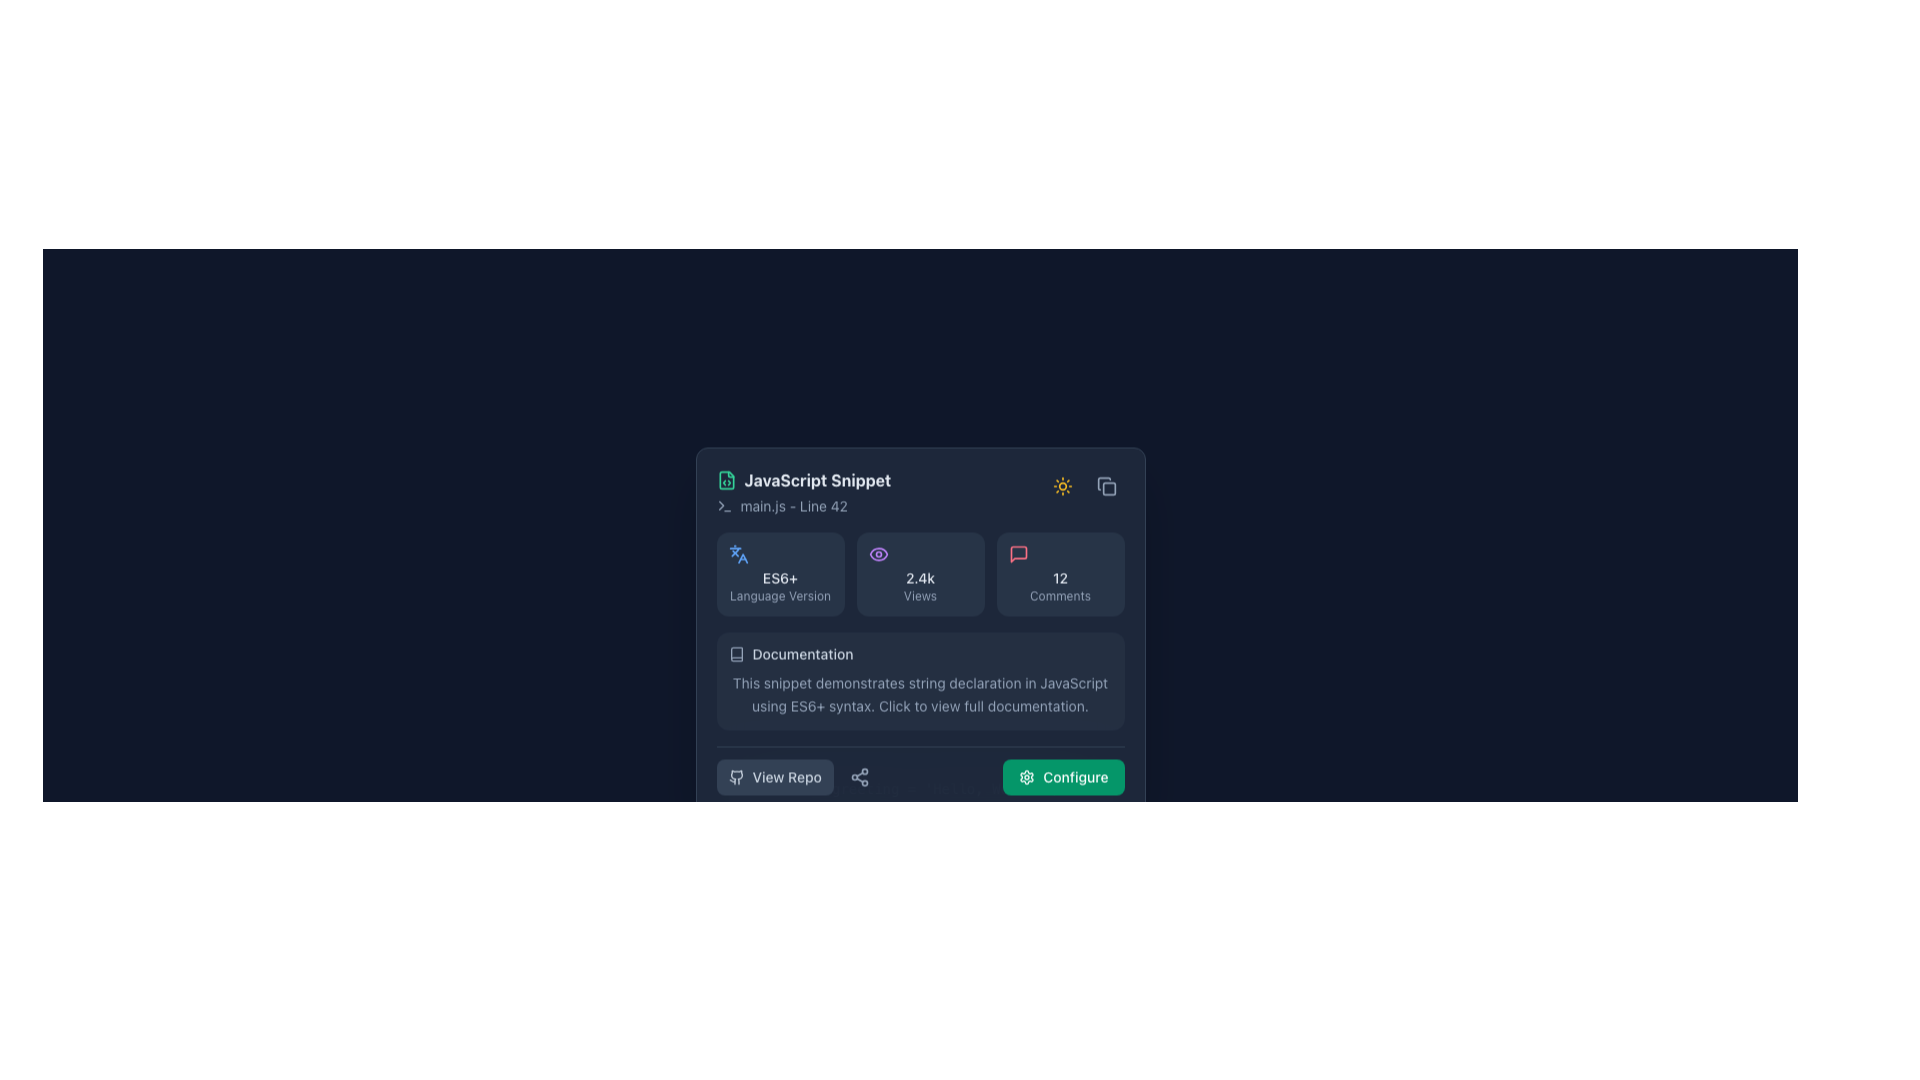 This screenshot has height=1080, width=1920. Describe the element at coordinates (1105, 486) in the screenshot. I see `the copy button-like interactive icon located in the upper-right corner of the 'JavaScript Snippet' panel to change its hover state` at that location.